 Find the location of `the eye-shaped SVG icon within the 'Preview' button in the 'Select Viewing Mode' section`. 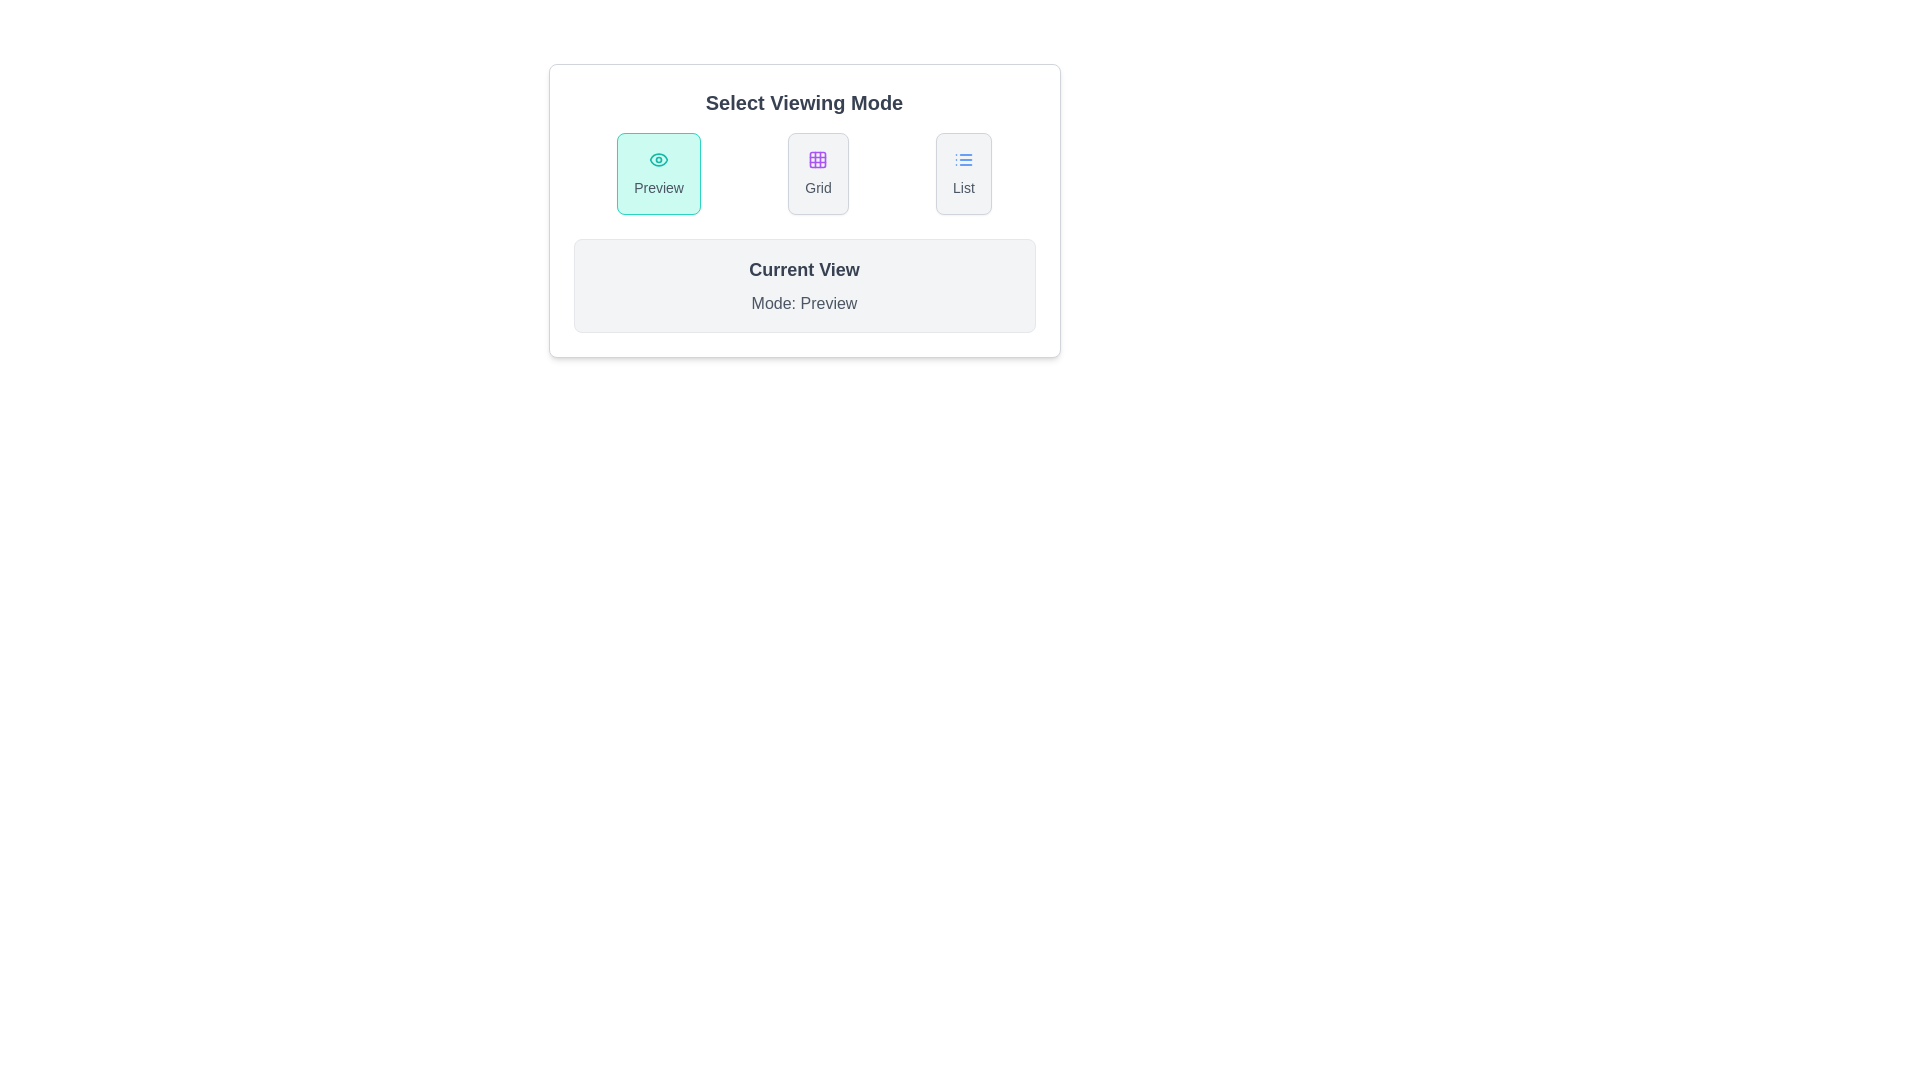

the eye-shaped SVG icon within the 'Preview' button in the 'Select Viewing Mode' section is located at coordinates (659, 158).